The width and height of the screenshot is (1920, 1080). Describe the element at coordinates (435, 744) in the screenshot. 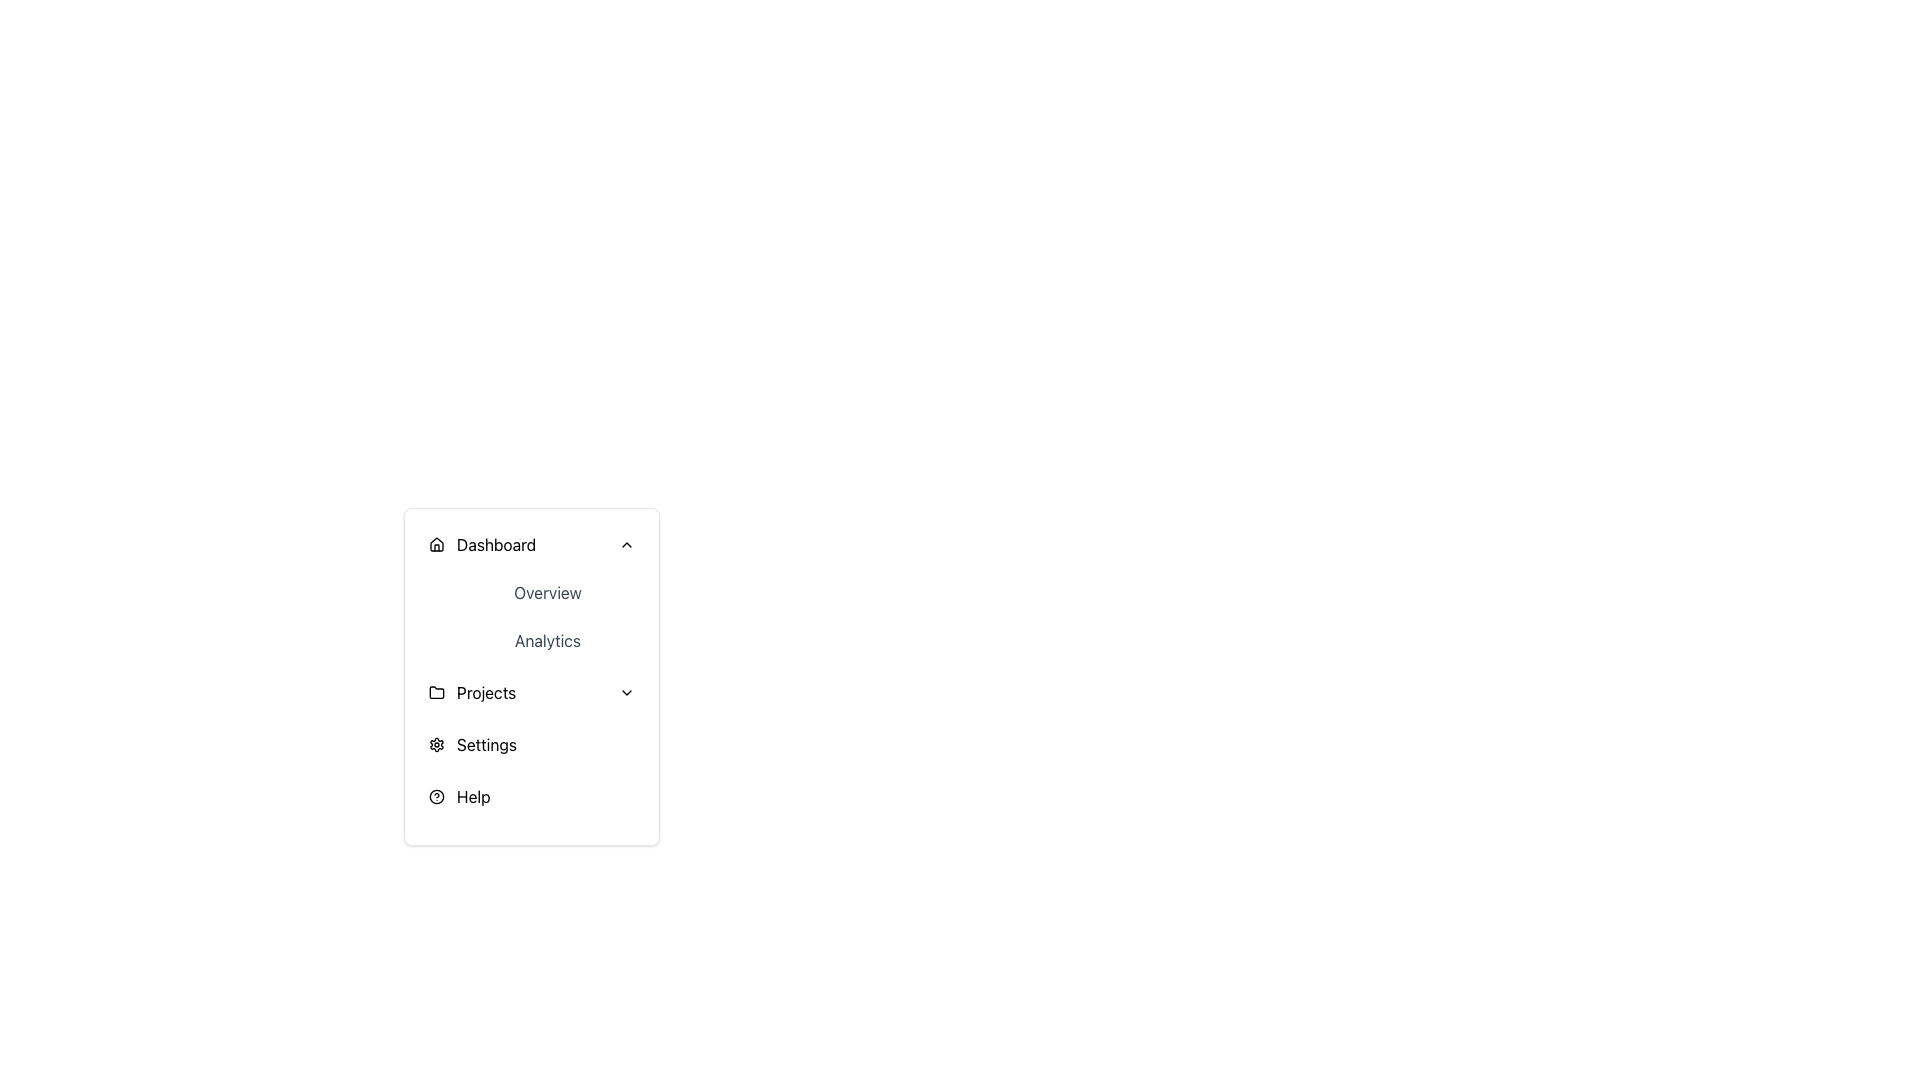

I see `the settings icon located to the left of the 'Settings' text label in the menu` at that location.